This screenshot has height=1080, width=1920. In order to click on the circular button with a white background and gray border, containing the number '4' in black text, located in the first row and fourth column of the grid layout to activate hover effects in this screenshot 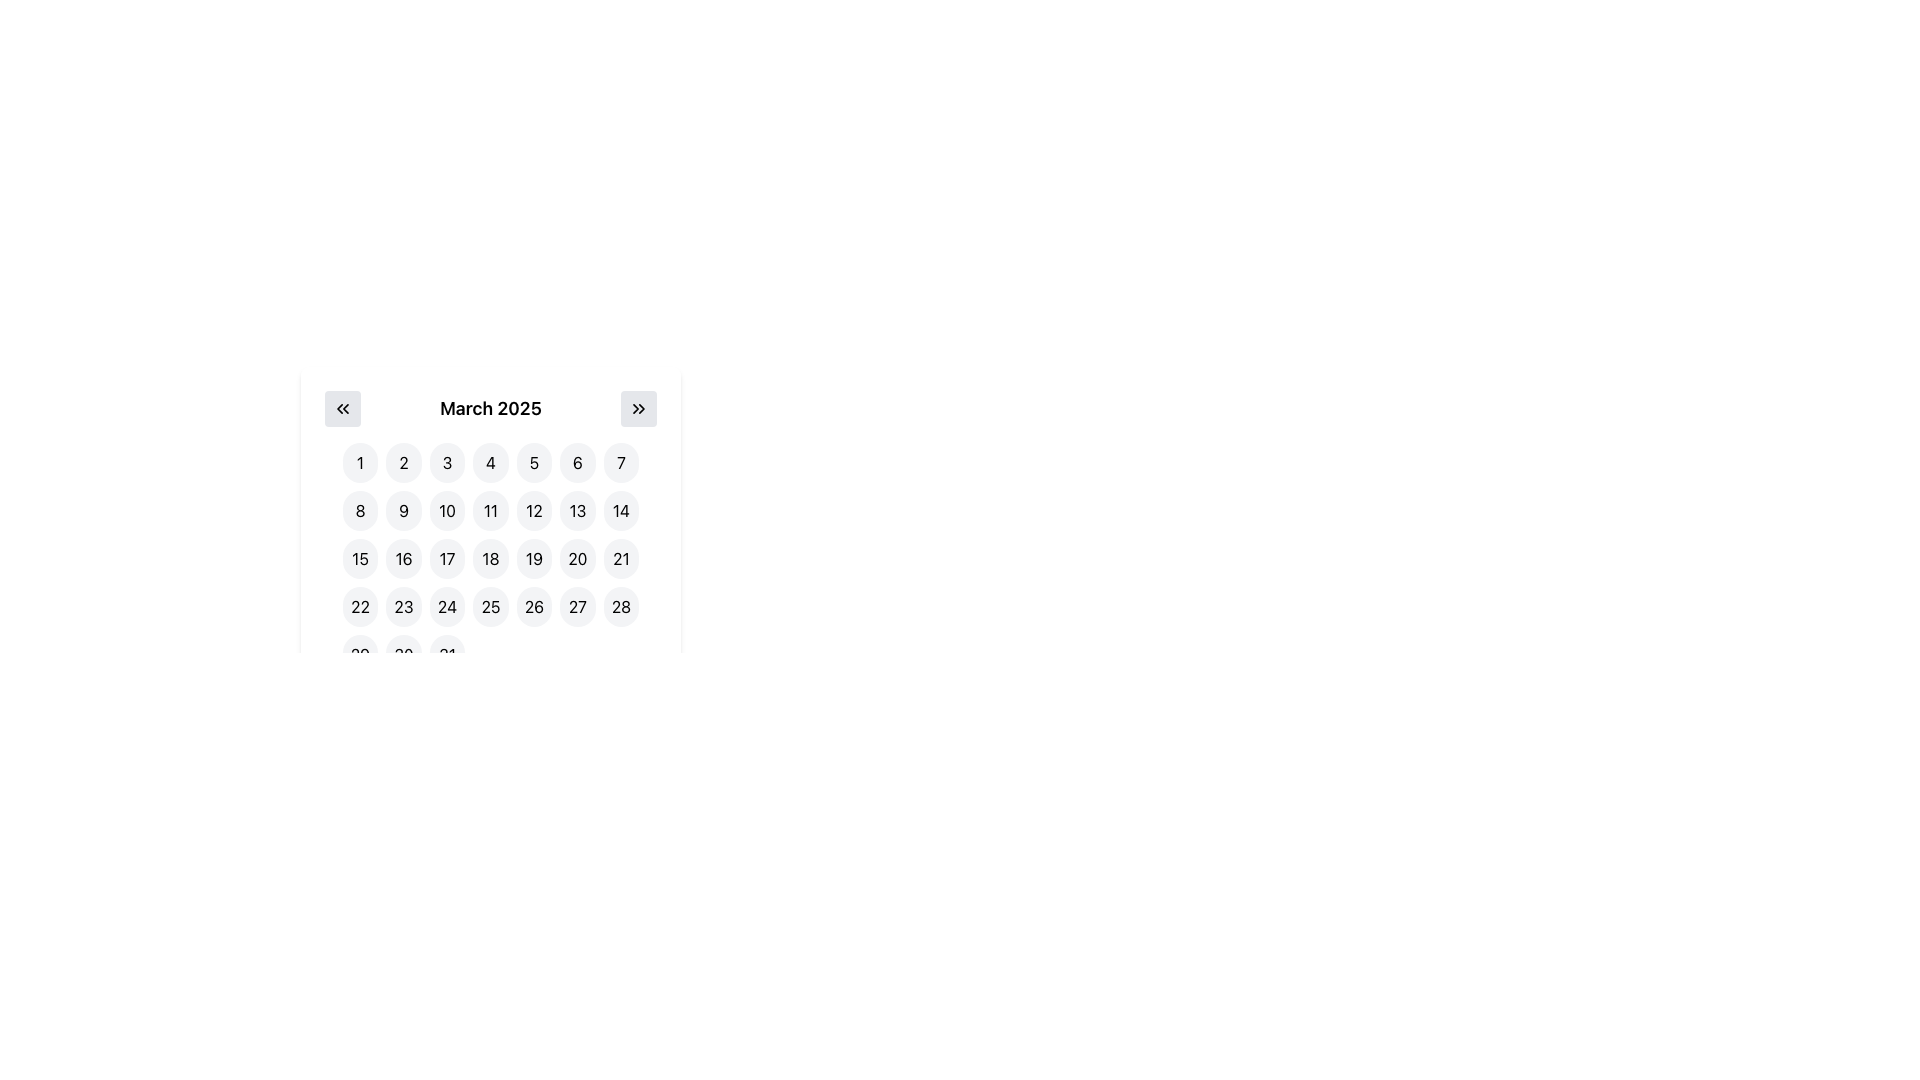, I will do `click(490, 462)`.